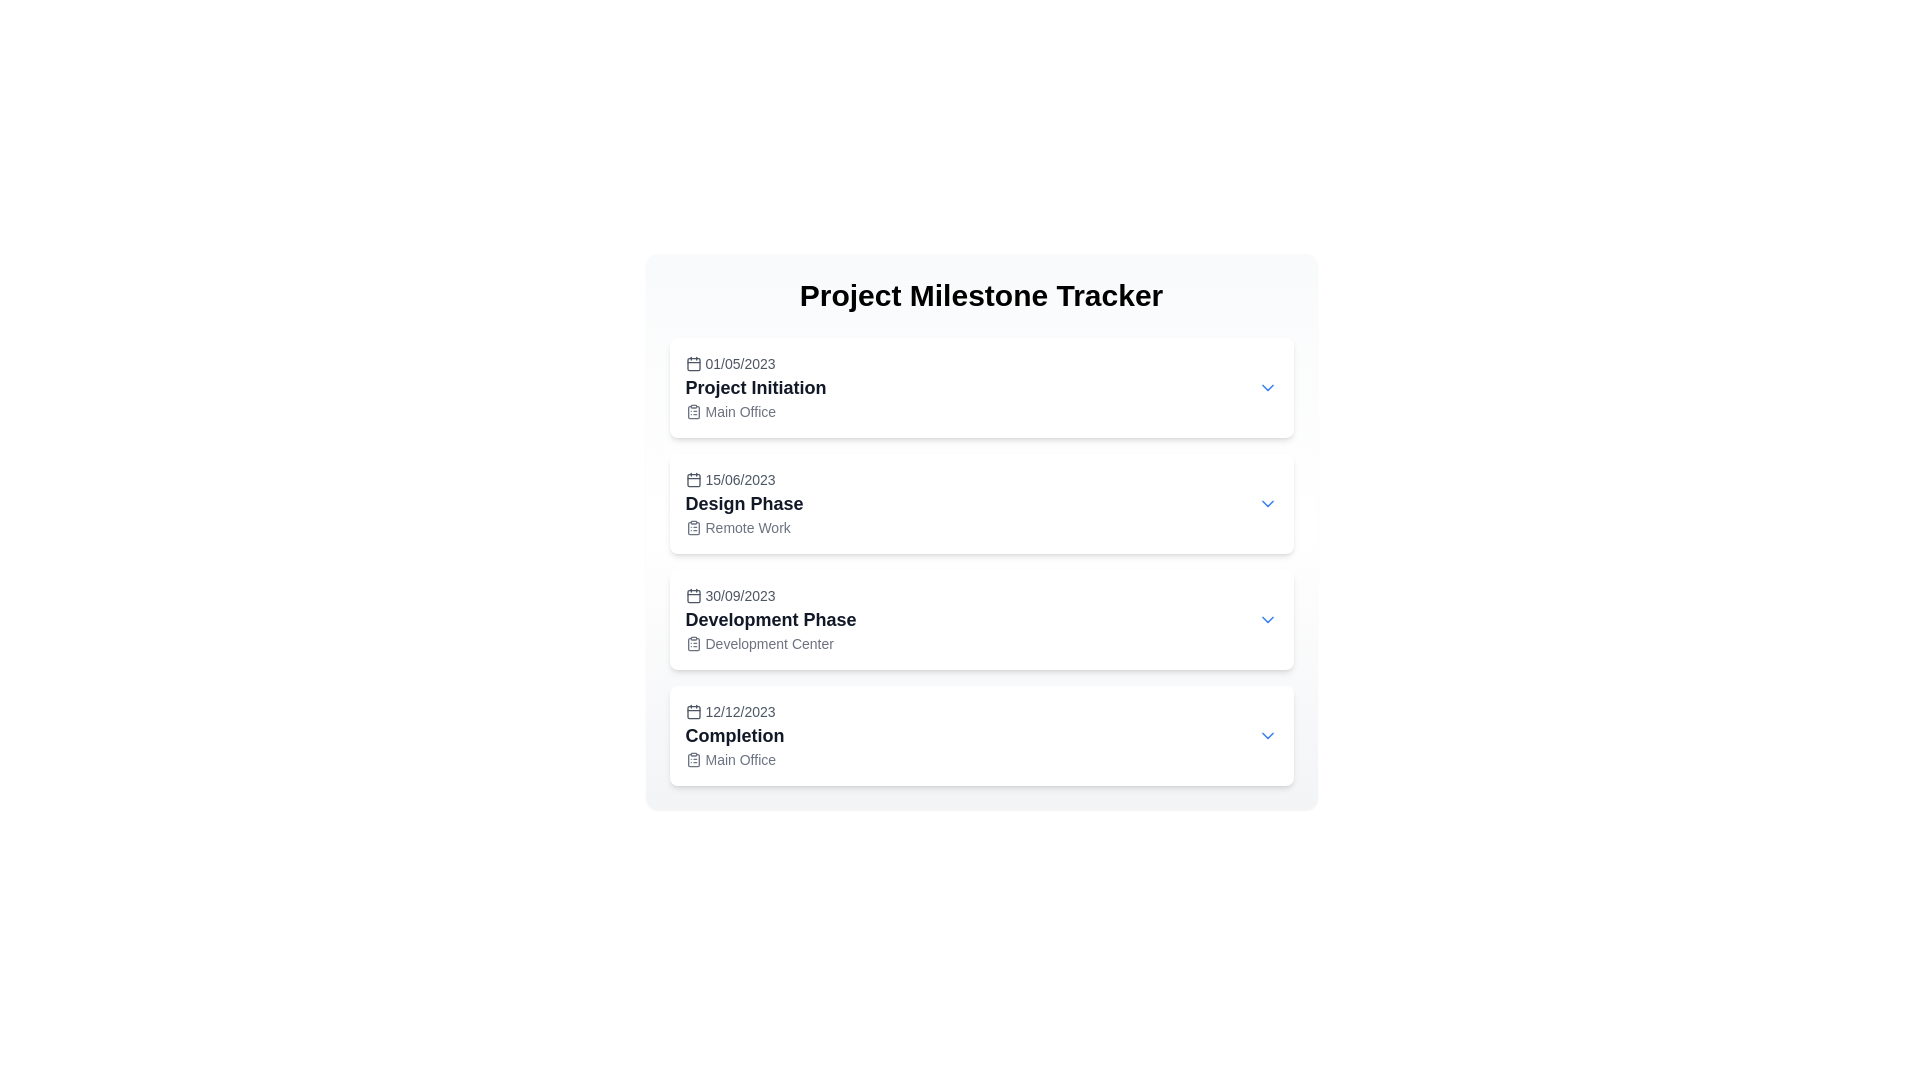  I want to click on the main heading at the top center of the page that indicates the purpose of the milestone tracker, so click(981, 296).